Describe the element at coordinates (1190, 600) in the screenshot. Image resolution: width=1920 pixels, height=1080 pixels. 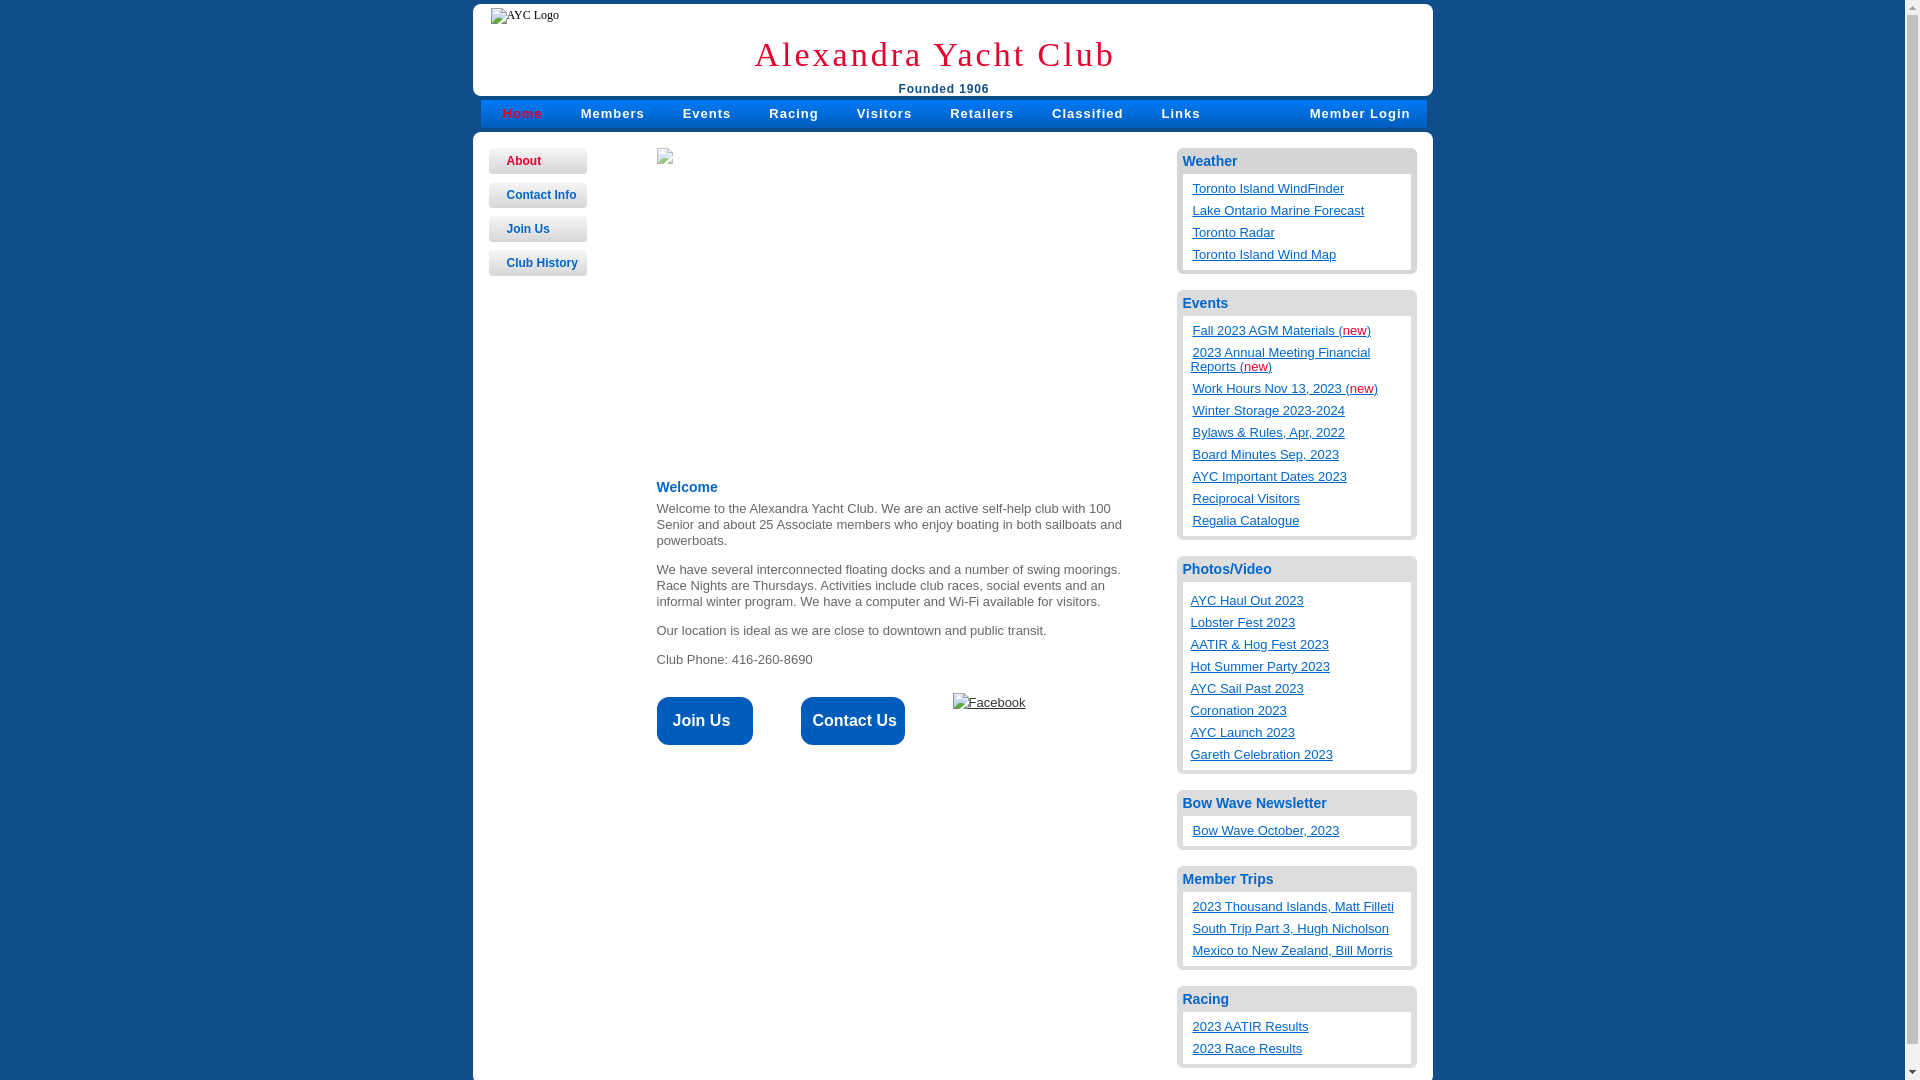
I see `'AYC Haul Out 2023'` at that location.